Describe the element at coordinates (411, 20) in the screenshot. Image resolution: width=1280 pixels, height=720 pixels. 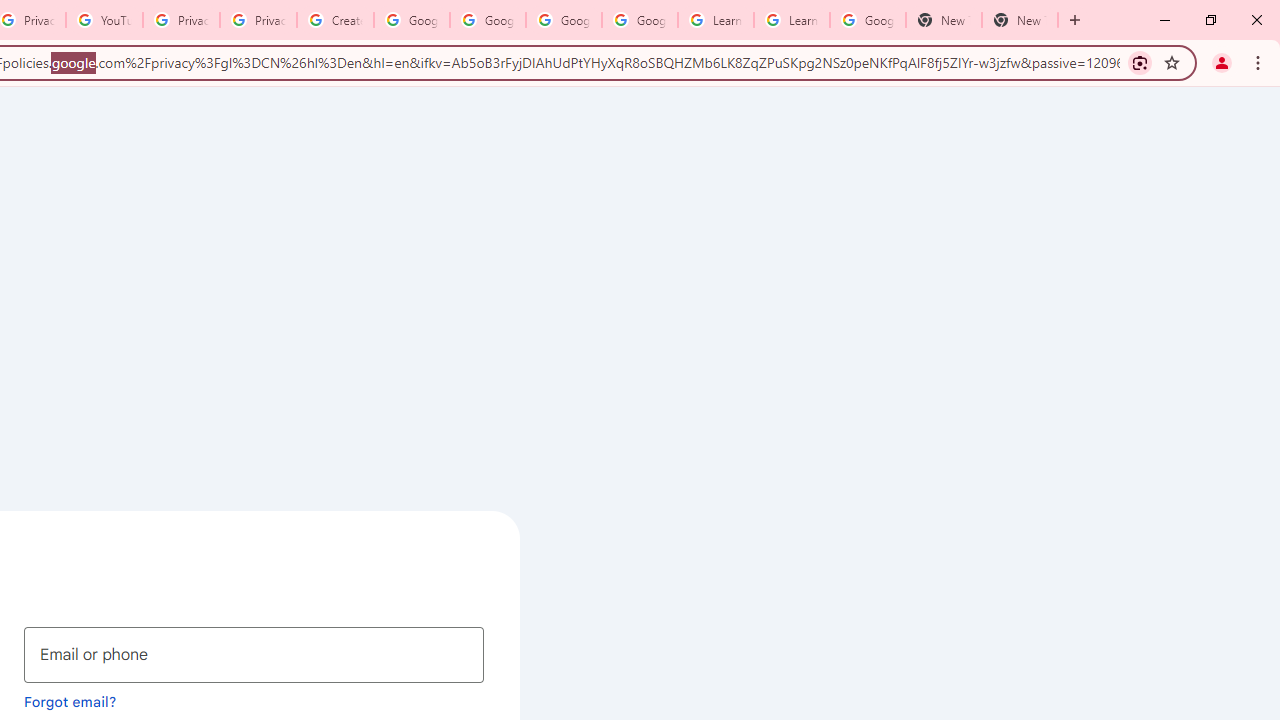
I see `'Google Account Help'` at that location.